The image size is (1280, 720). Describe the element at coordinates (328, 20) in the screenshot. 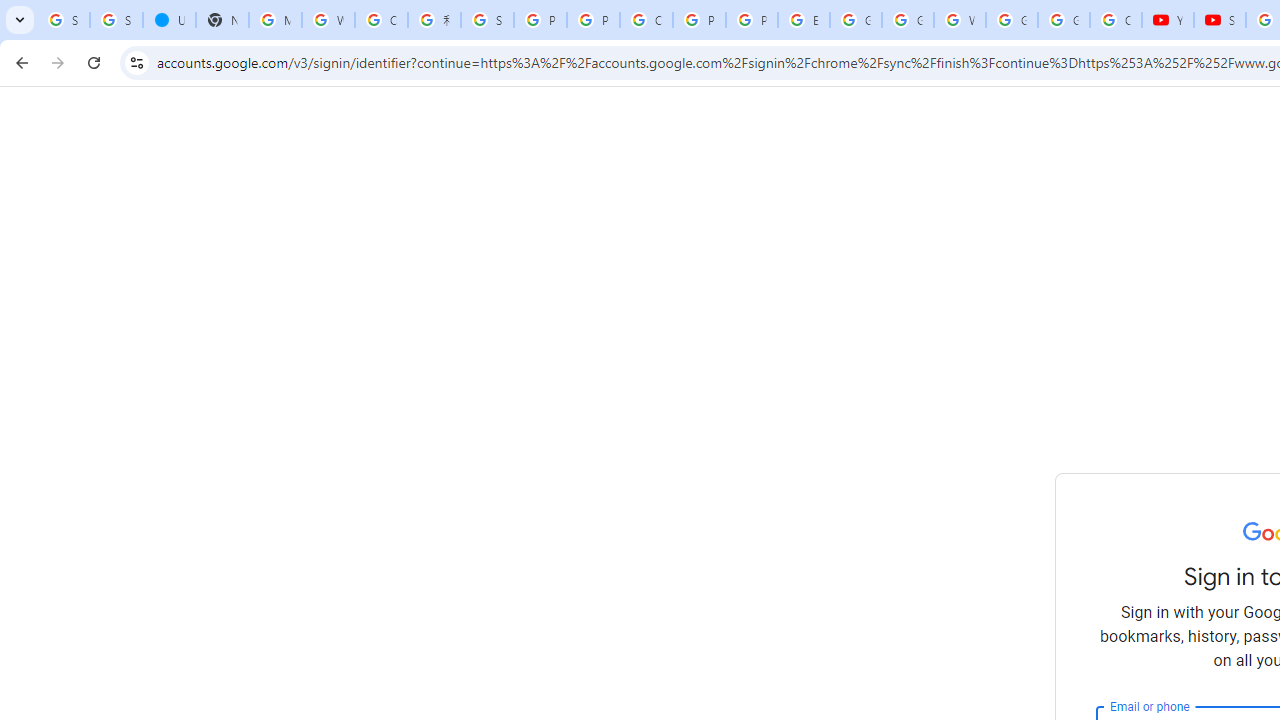

I see `'Who is my administrator? - Google Account Help'` at that location.